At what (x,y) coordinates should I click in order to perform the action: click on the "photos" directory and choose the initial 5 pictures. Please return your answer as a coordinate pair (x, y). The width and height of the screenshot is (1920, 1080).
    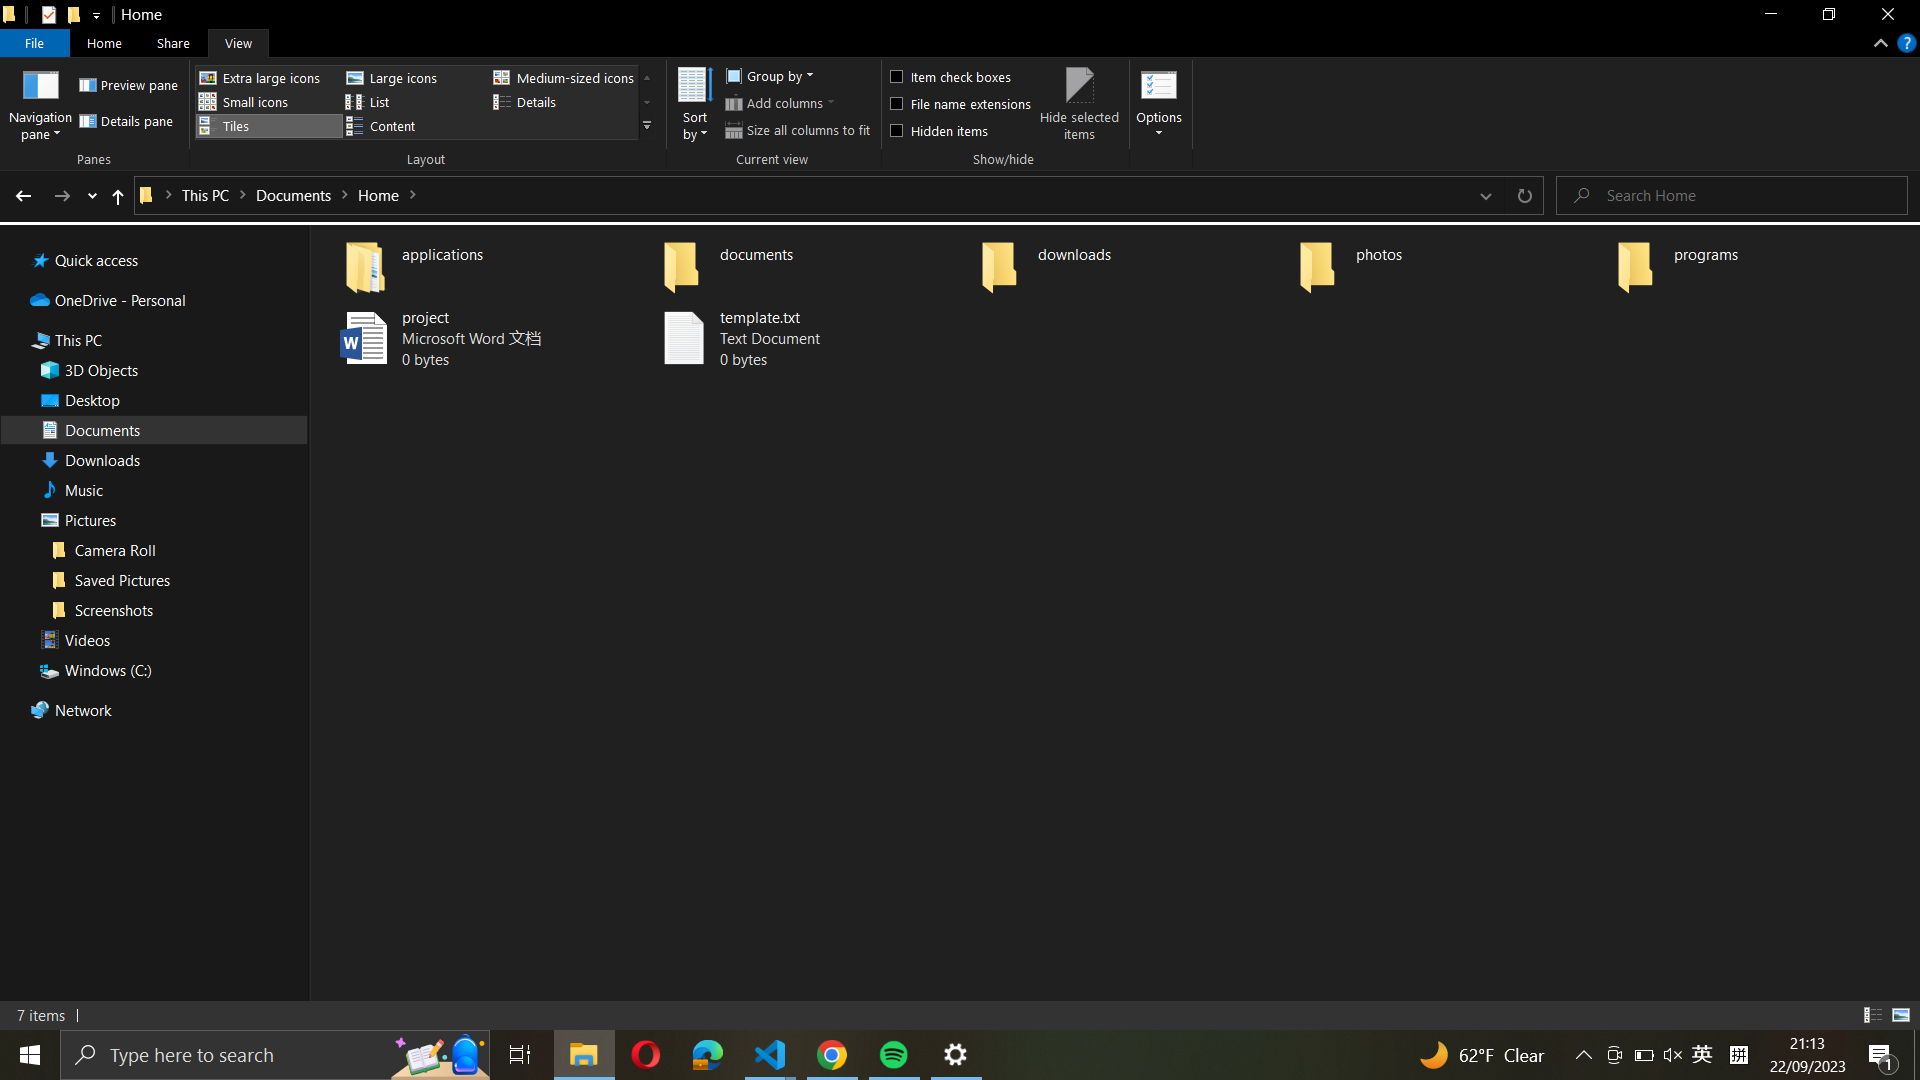
    Looking at the image, I should click on (1449, 261).